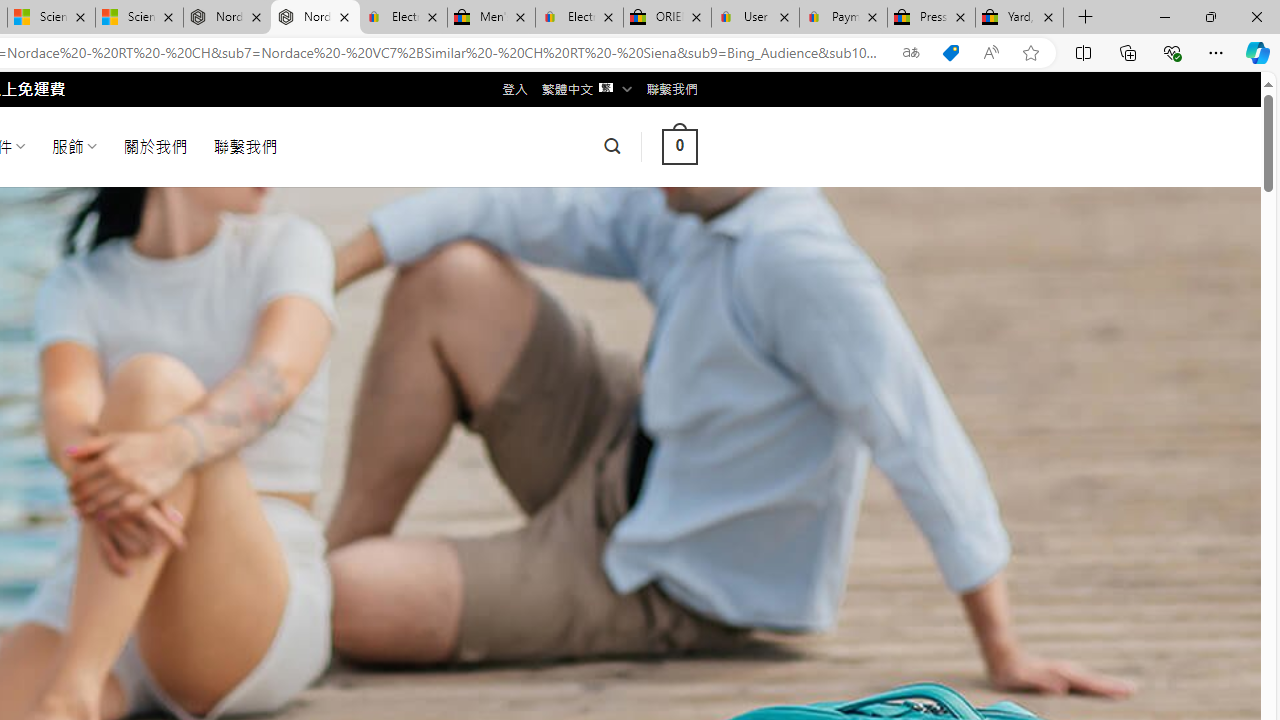  What do you see at coordinates (679, 145) in the screenshot?
I see `' 0 '` at bounding box center [679, 145].